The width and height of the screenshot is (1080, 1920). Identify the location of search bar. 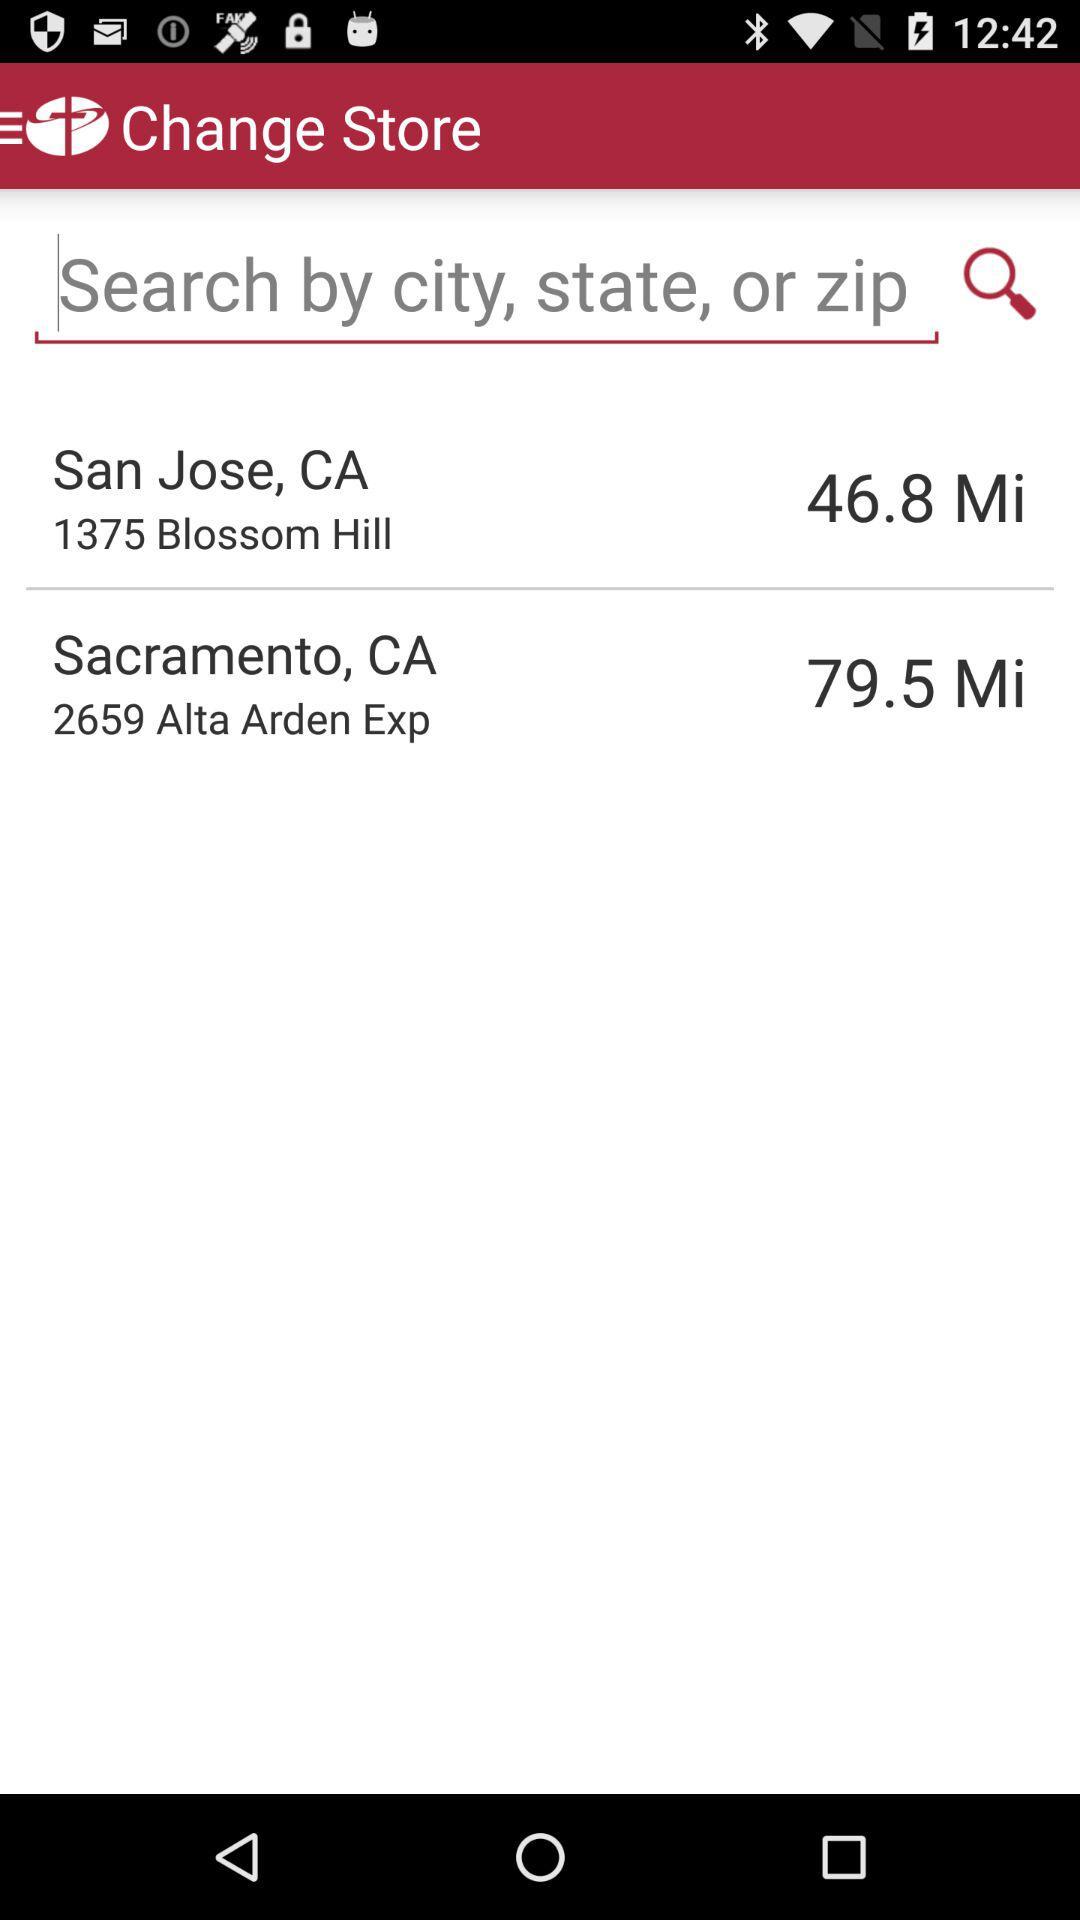
(486, 282).